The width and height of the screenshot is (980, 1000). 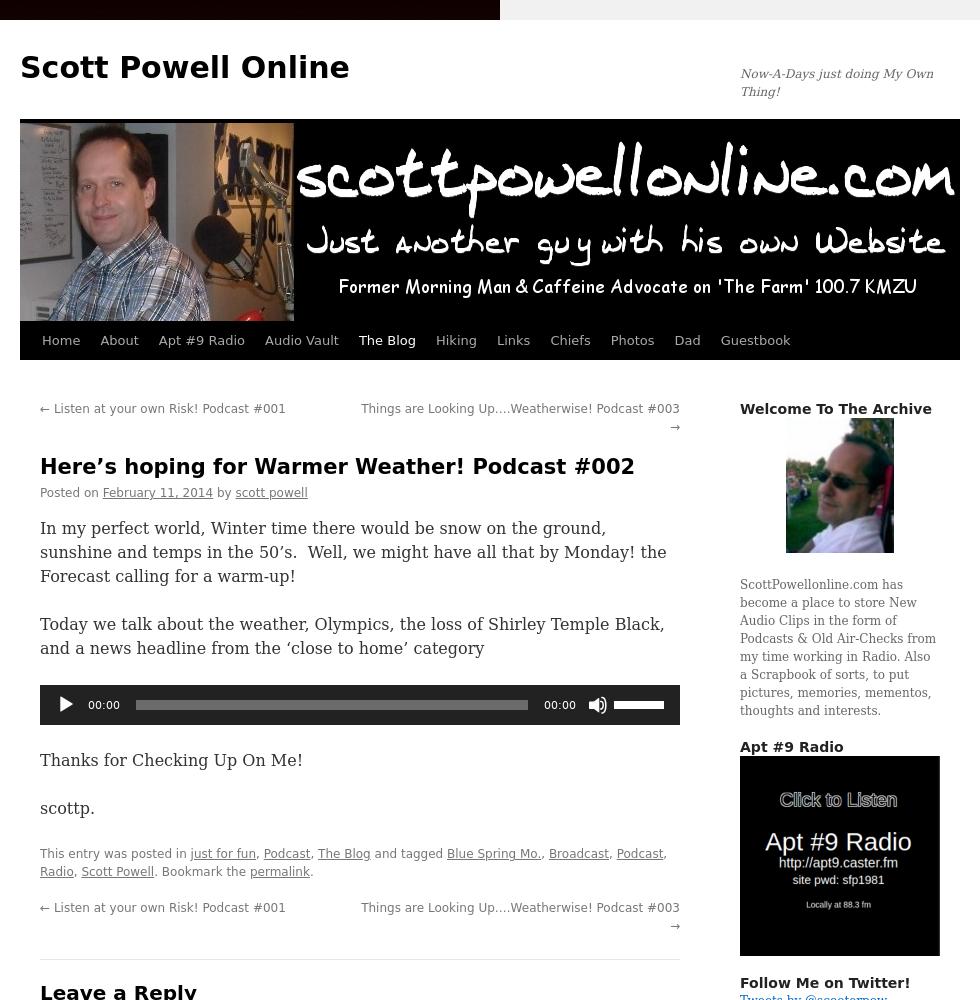 What do you see at coordinates (408, 853) in the screenshot?
I see `'and tagged'` at bounding box center [408, 853].